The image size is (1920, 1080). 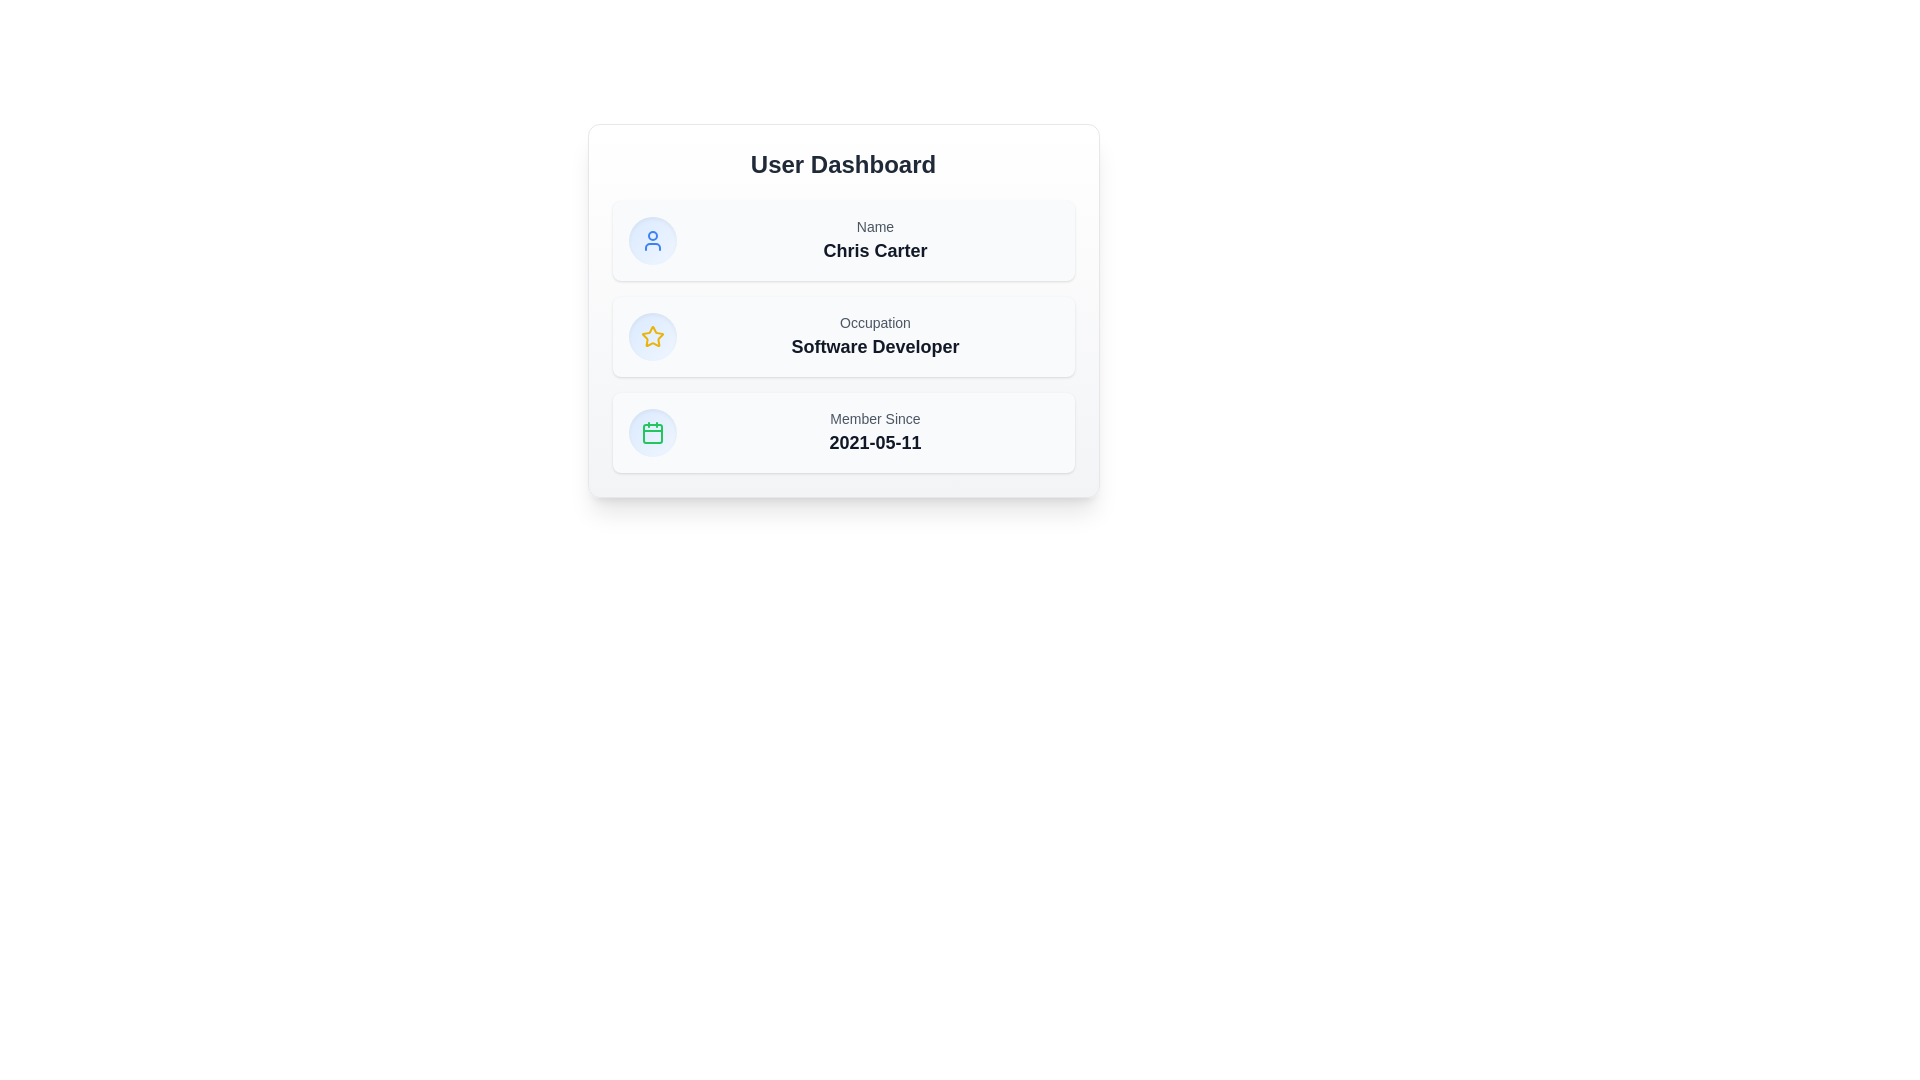 What do you see at coordinates (875, 249) in the screenshot?
I see `displayed text from the text label showing 'Chris Carter', which is bold and dark gray, located beneath the 'Name' label in the dashboard` at bounding box center [875, 249].